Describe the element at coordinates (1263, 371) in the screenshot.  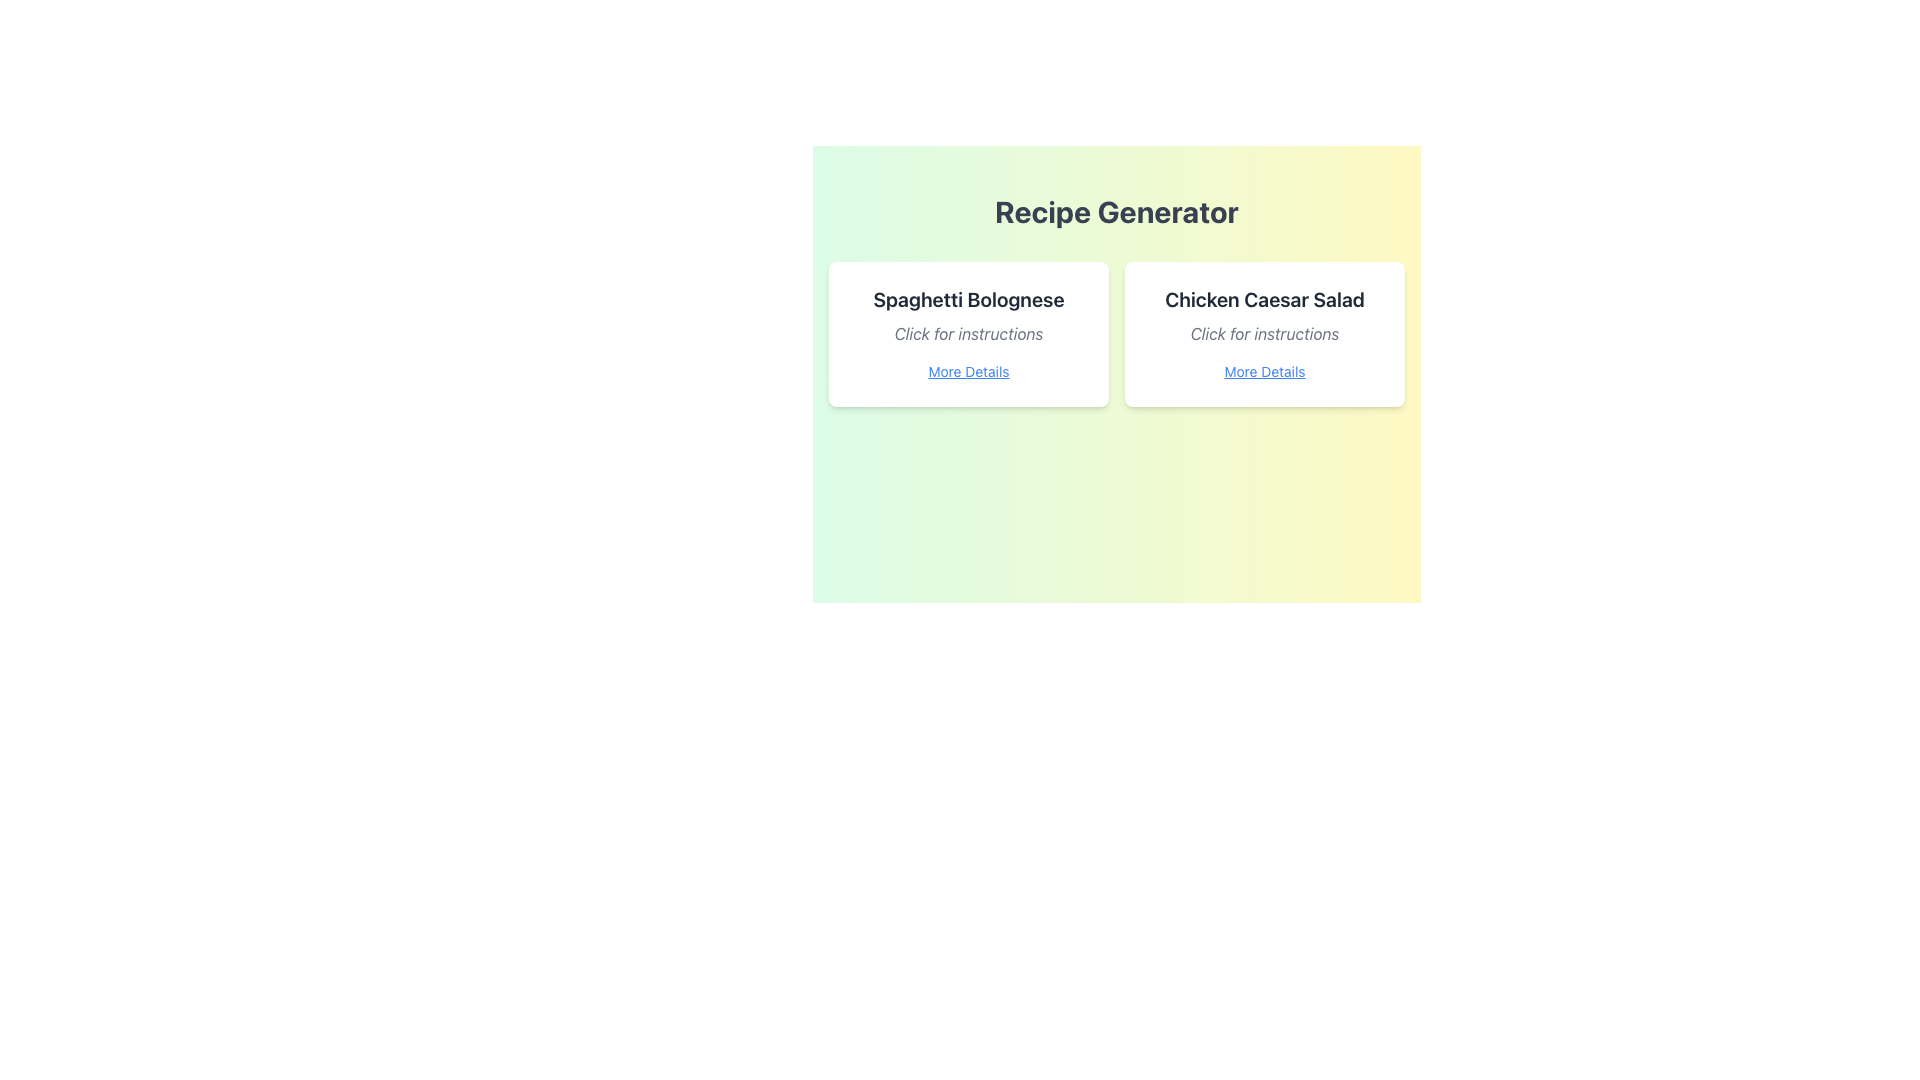
I see `the 'More Details' link, which is styled with blue color and an underline, located at the bottom of the card layout beneath 'Chicken Caesar Salad' and 'Click for instructions'` at that location.